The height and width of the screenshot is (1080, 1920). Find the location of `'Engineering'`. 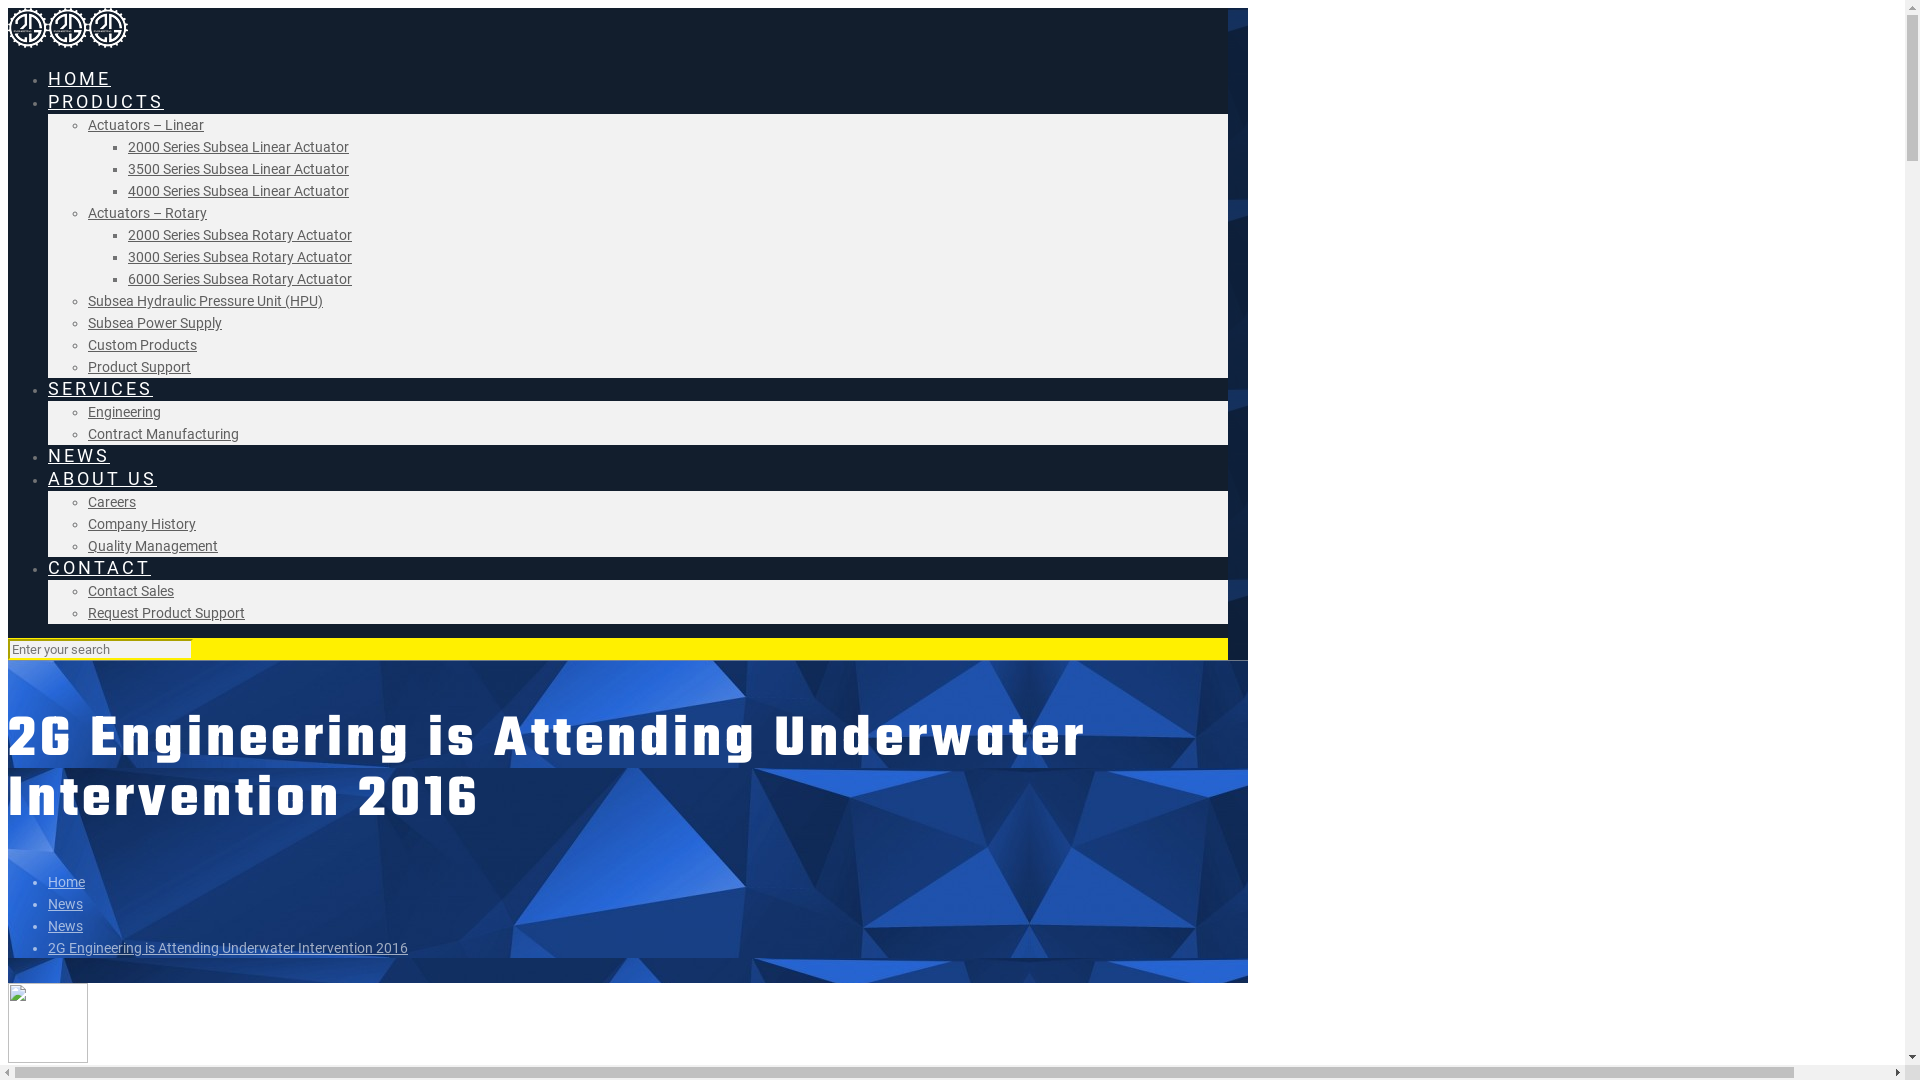

'Engineering' is located at coordinates (123, 411).